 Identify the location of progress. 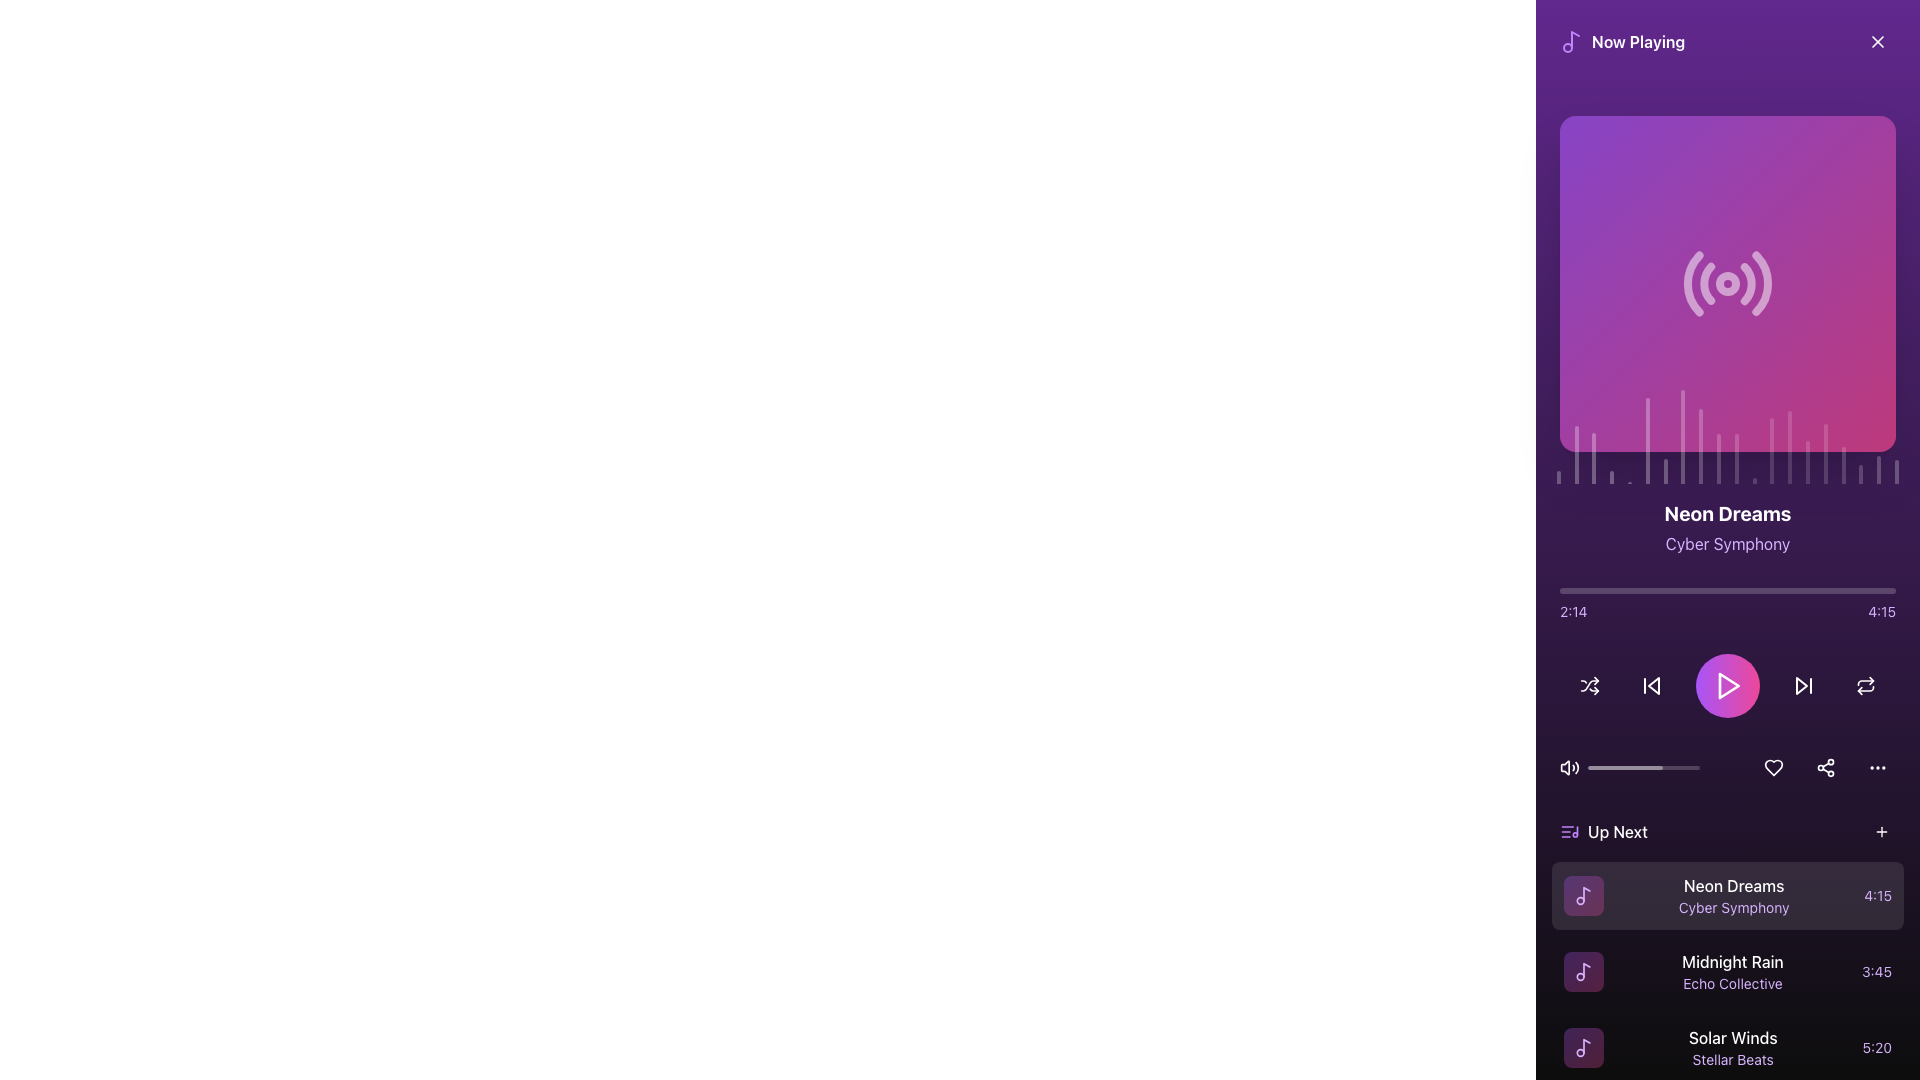
(1585, 589).